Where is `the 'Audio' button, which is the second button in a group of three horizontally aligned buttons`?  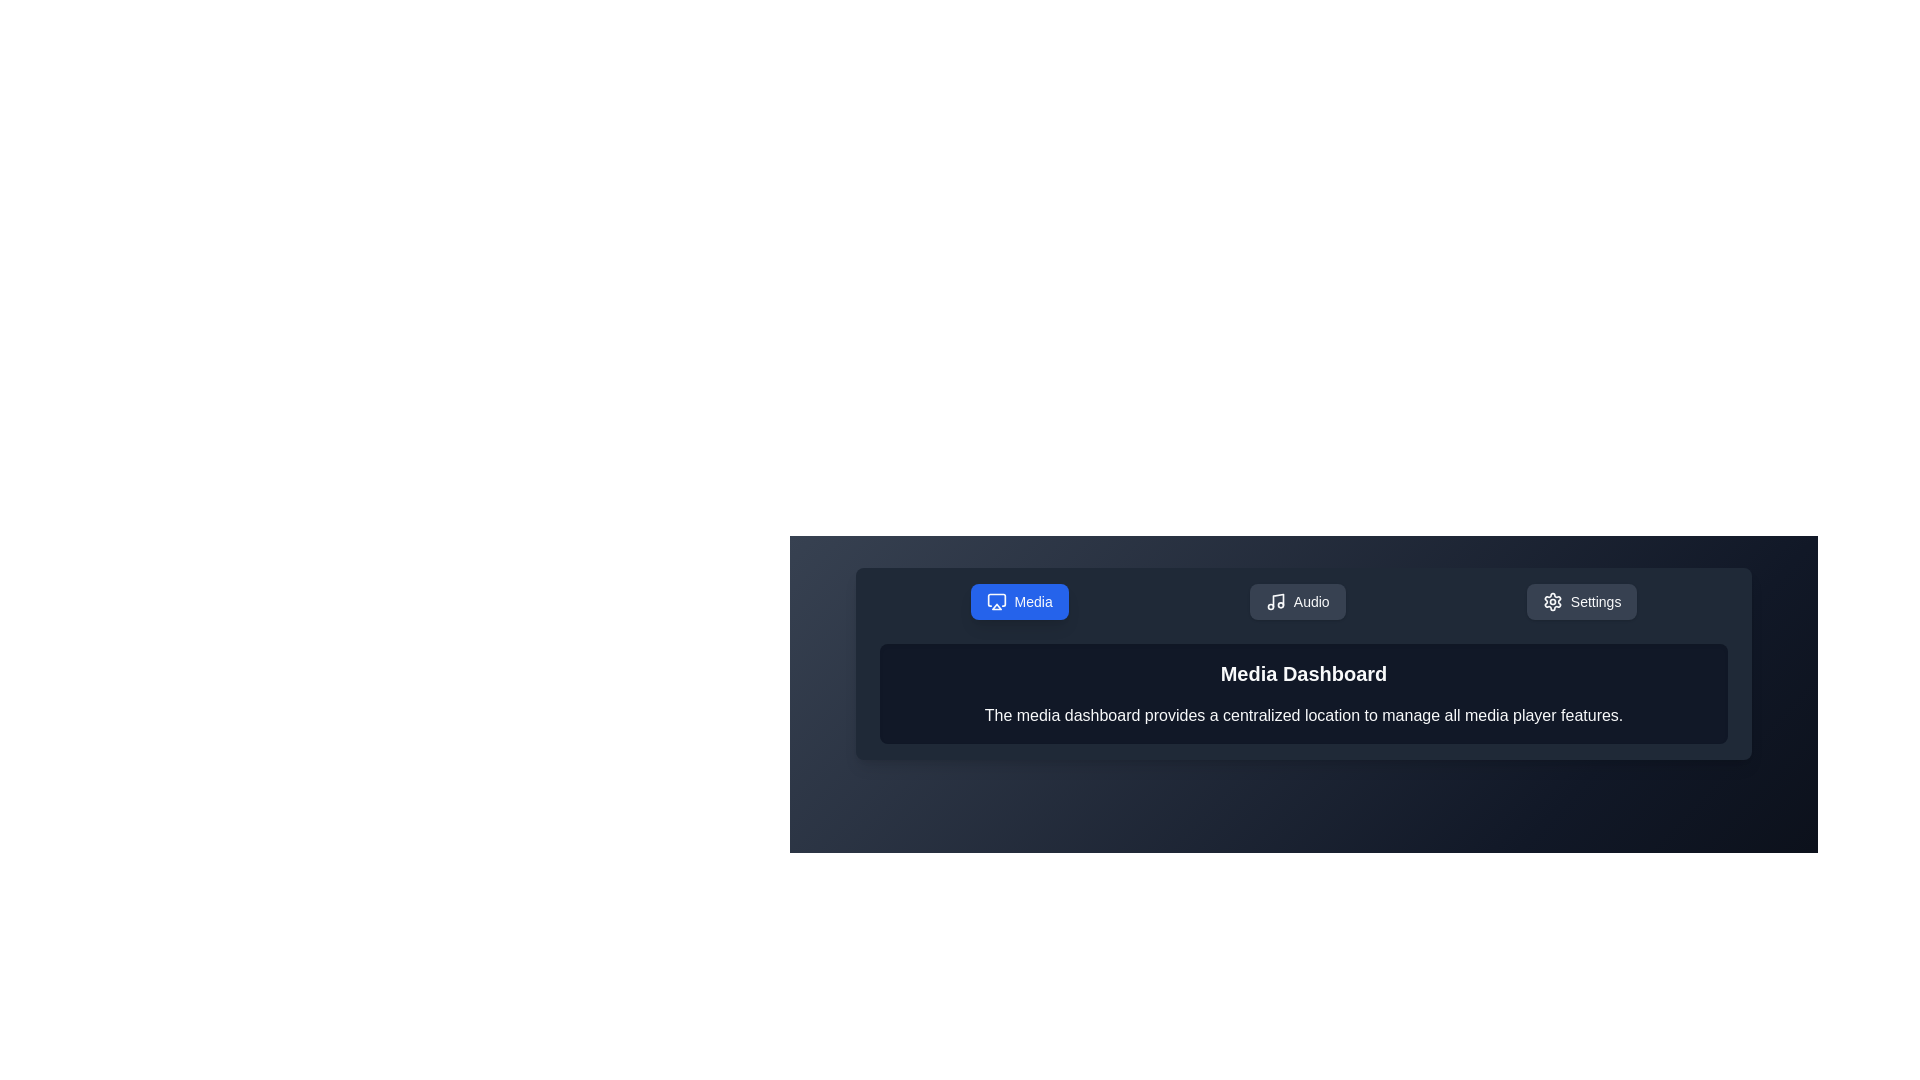
the 'Audio' button, which is the second button in a group of three horizontally aligned buttons is located at coordinates (1297, 600).